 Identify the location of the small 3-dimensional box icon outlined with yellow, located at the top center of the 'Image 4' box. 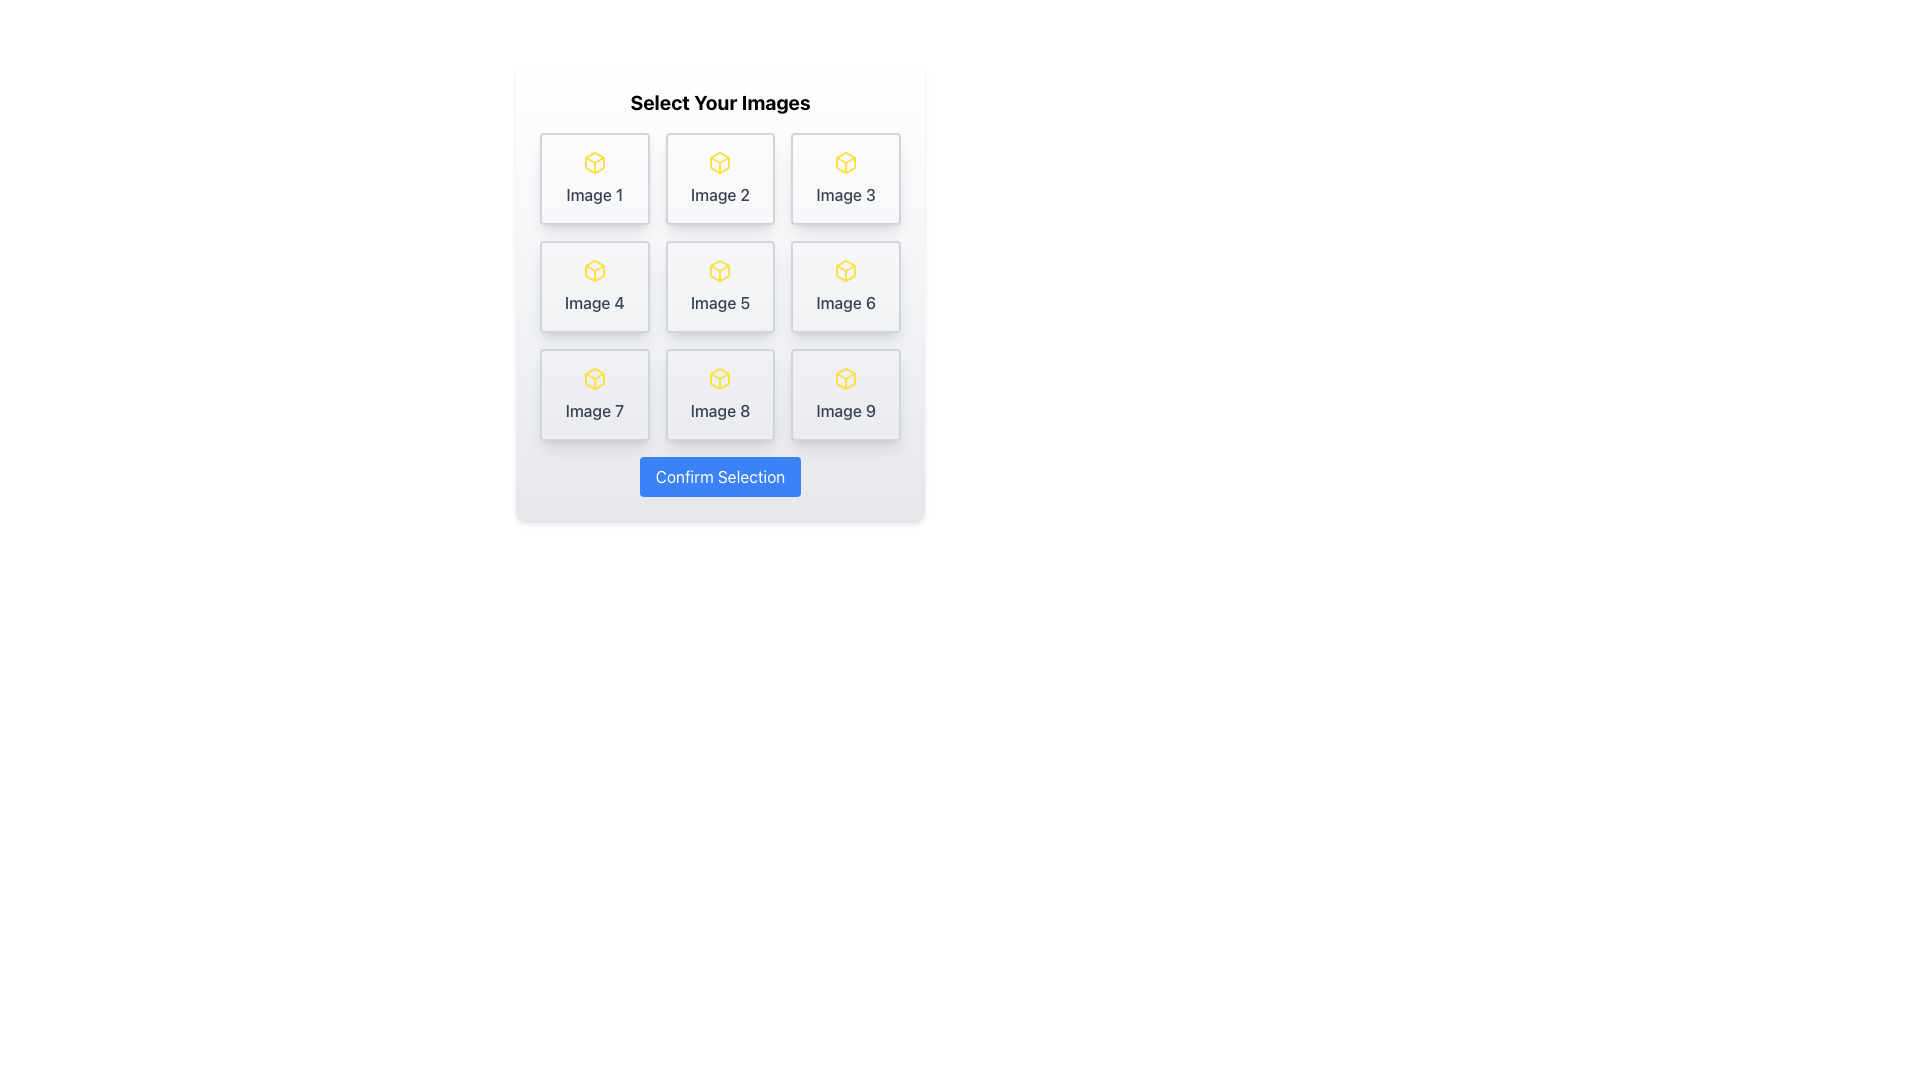
(593, 270).